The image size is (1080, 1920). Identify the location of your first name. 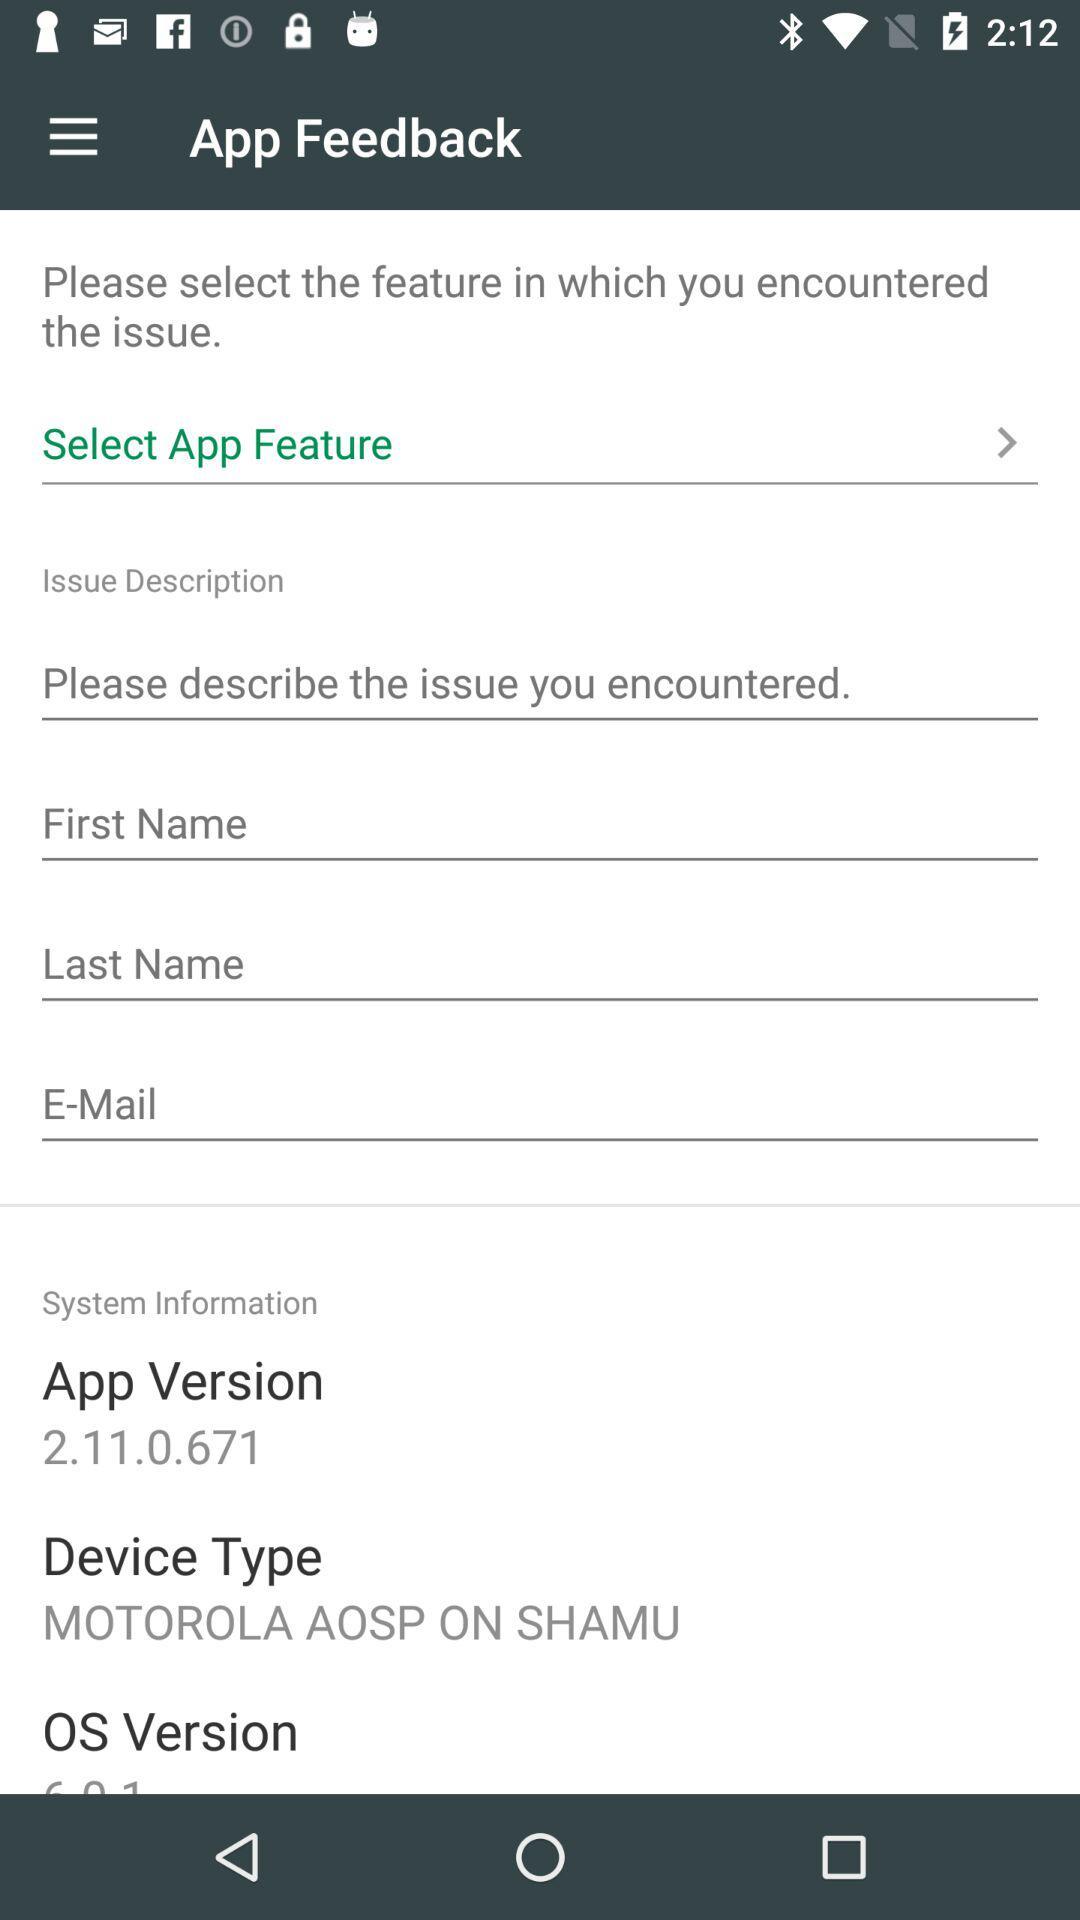
(540, 825).